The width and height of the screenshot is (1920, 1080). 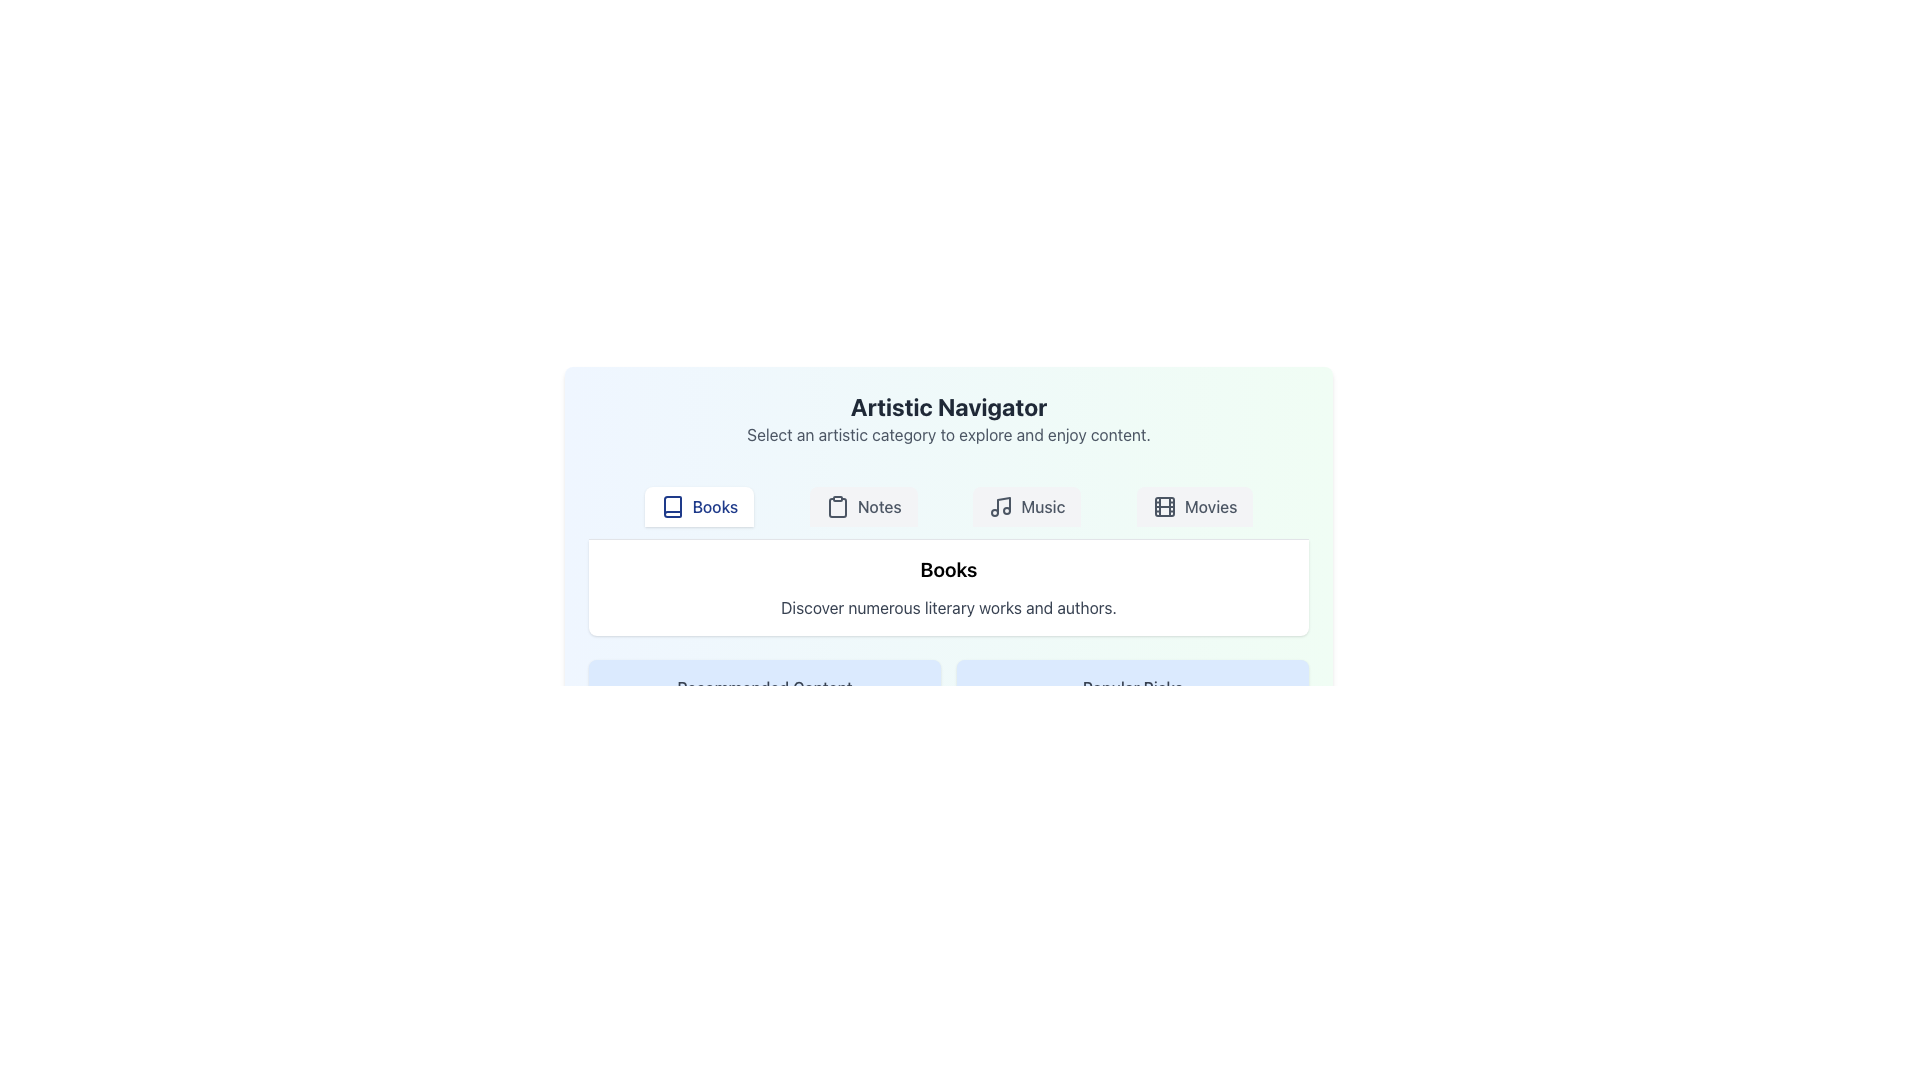 What do you see at coordinates (948, 434) in the screenshot?
I see `the static text element providing guidance below the 'Artistic Navigator' heading, which is centered on the page` at bounding box center [948, 434].